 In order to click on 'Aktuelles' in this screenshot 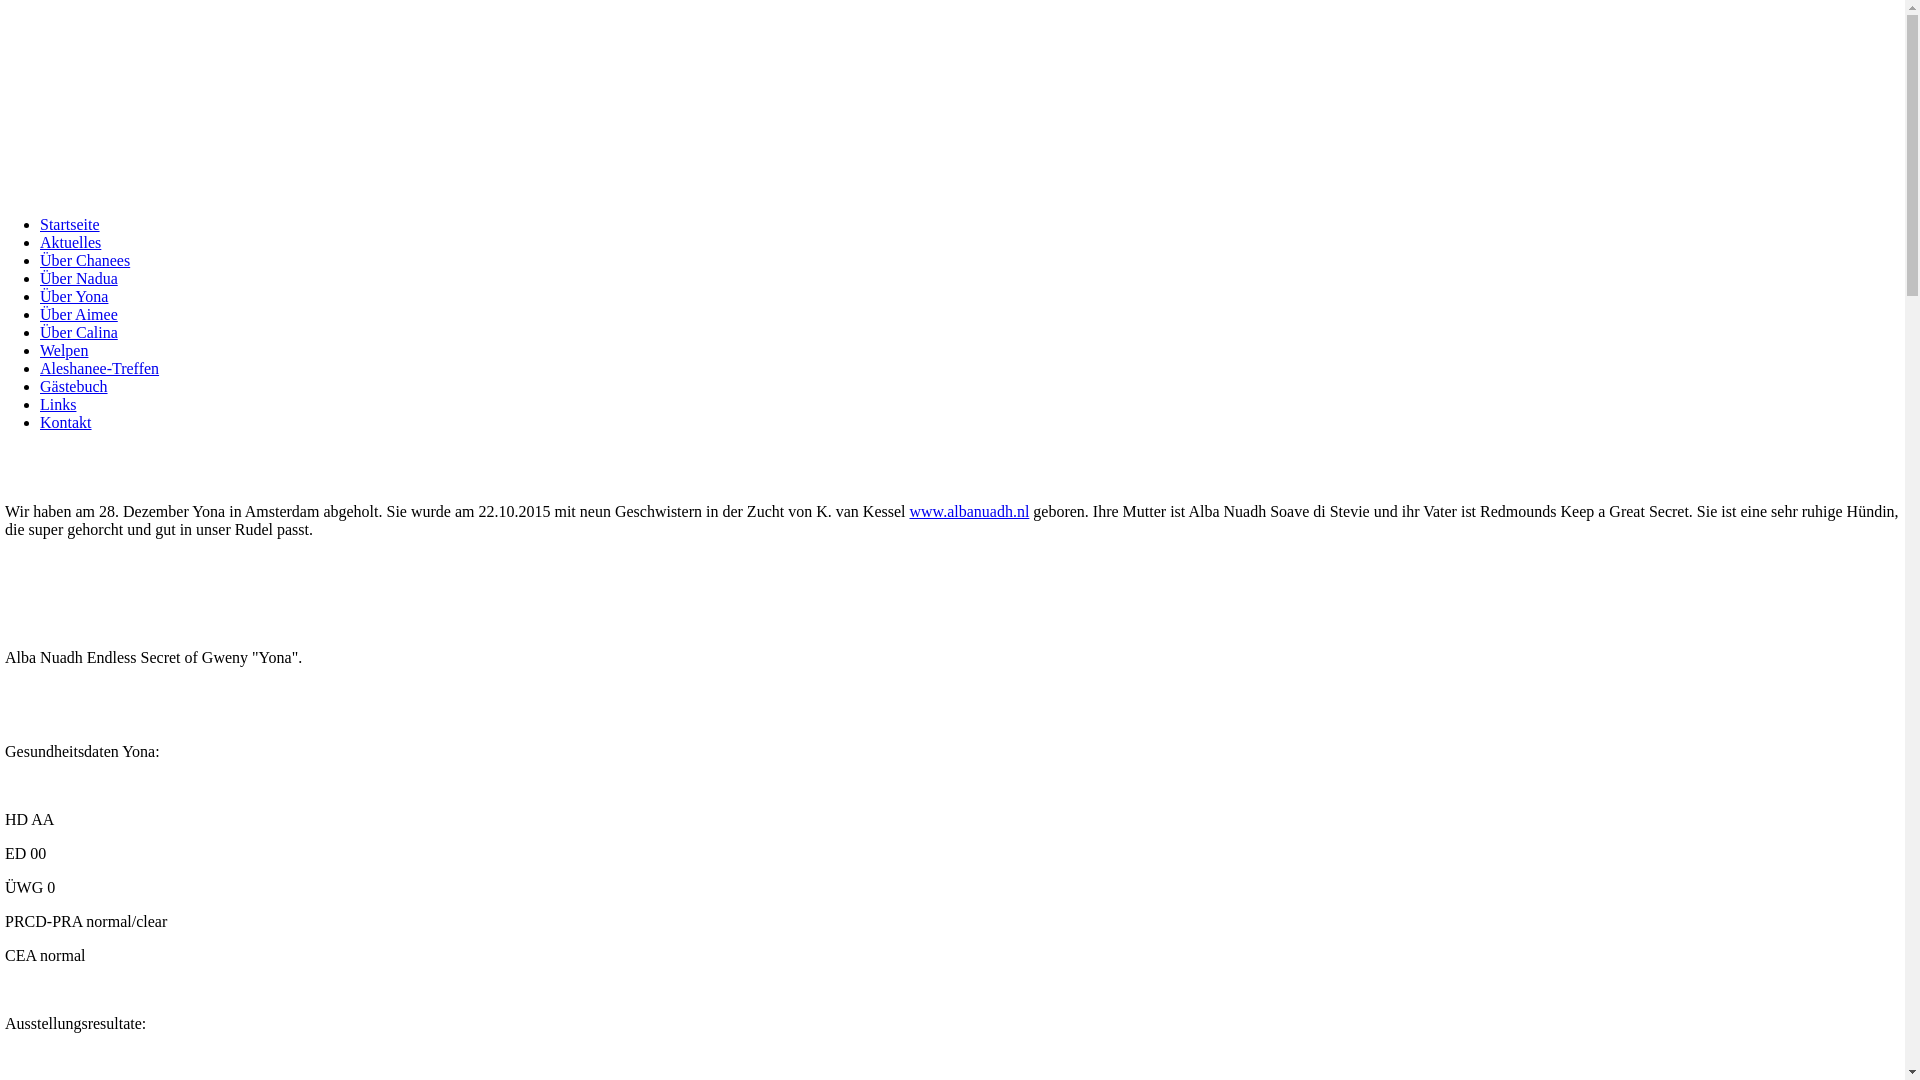, I will do `click(70, 241)`.